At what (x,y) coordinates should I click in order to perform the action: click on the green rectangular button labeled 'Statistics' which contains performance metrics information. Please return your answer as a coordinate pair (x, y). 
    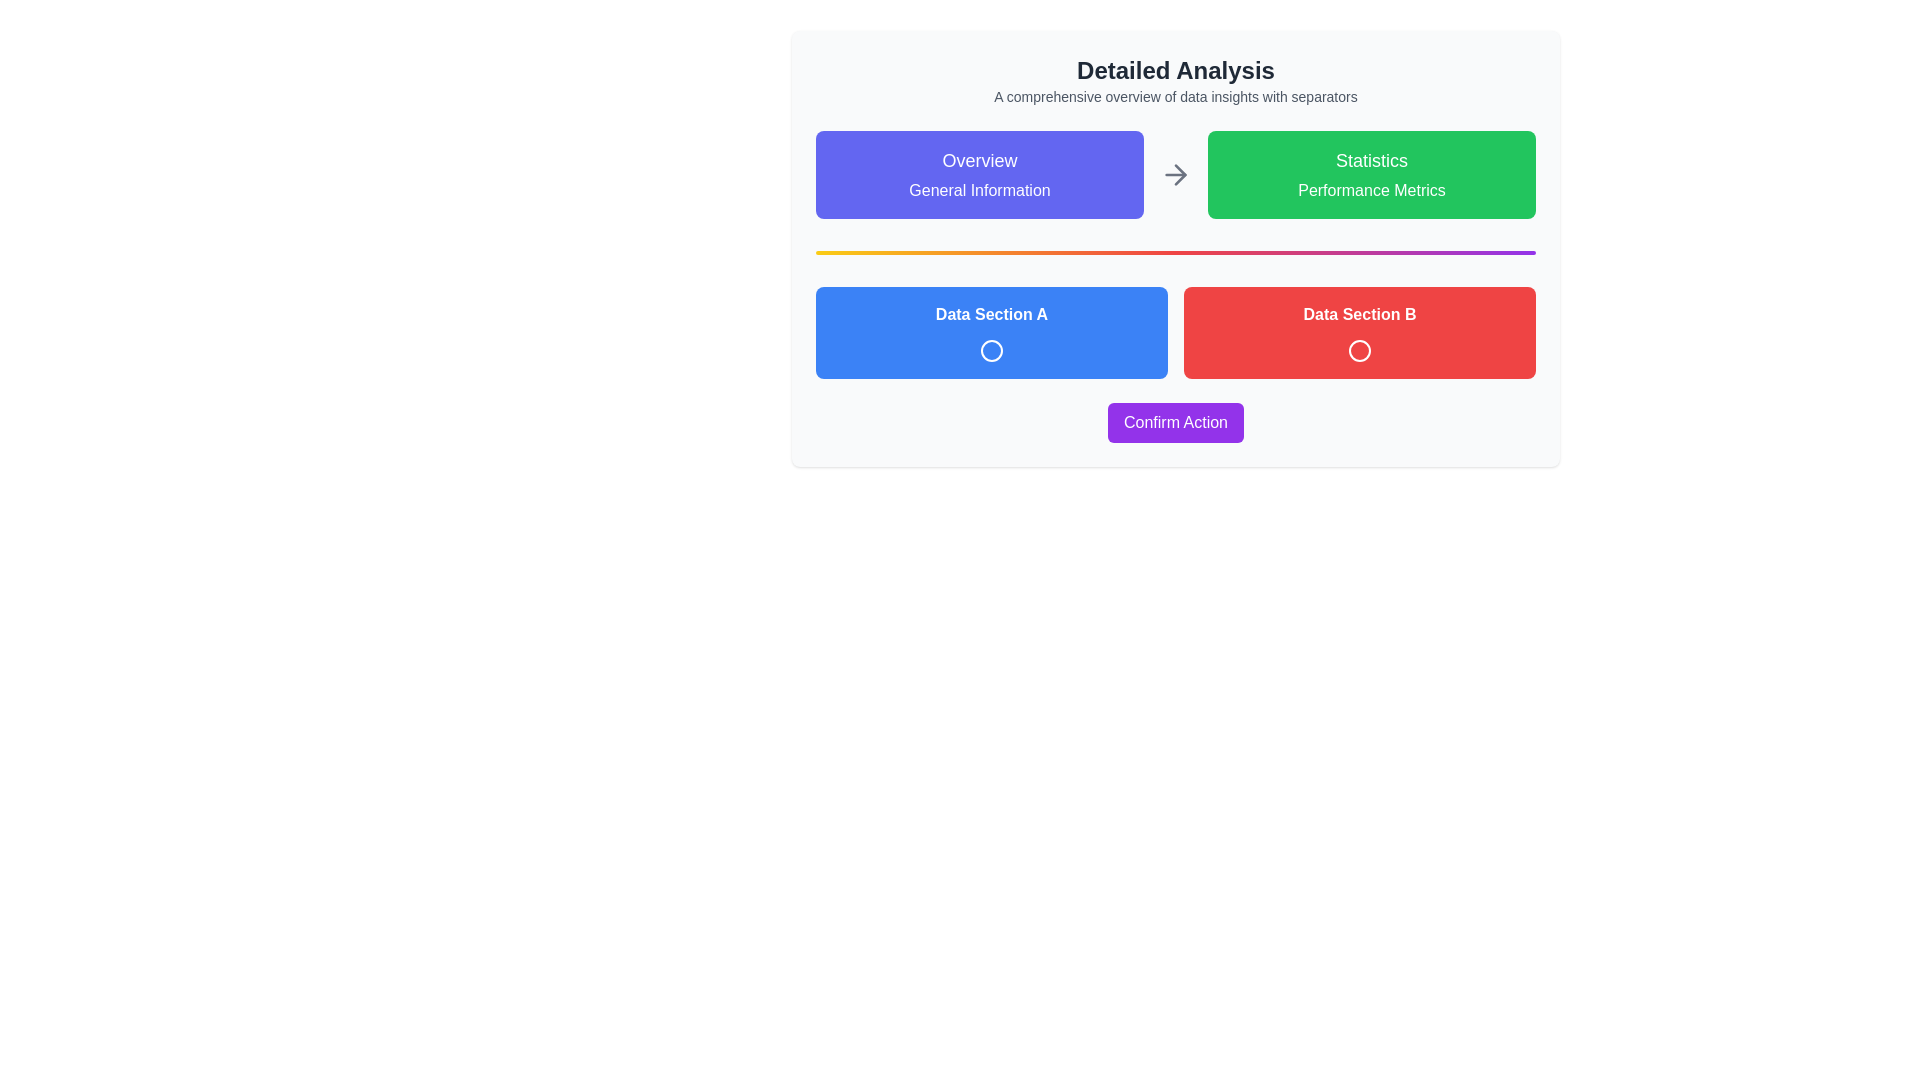
    Looking at the image, I should click on (1371, 173).